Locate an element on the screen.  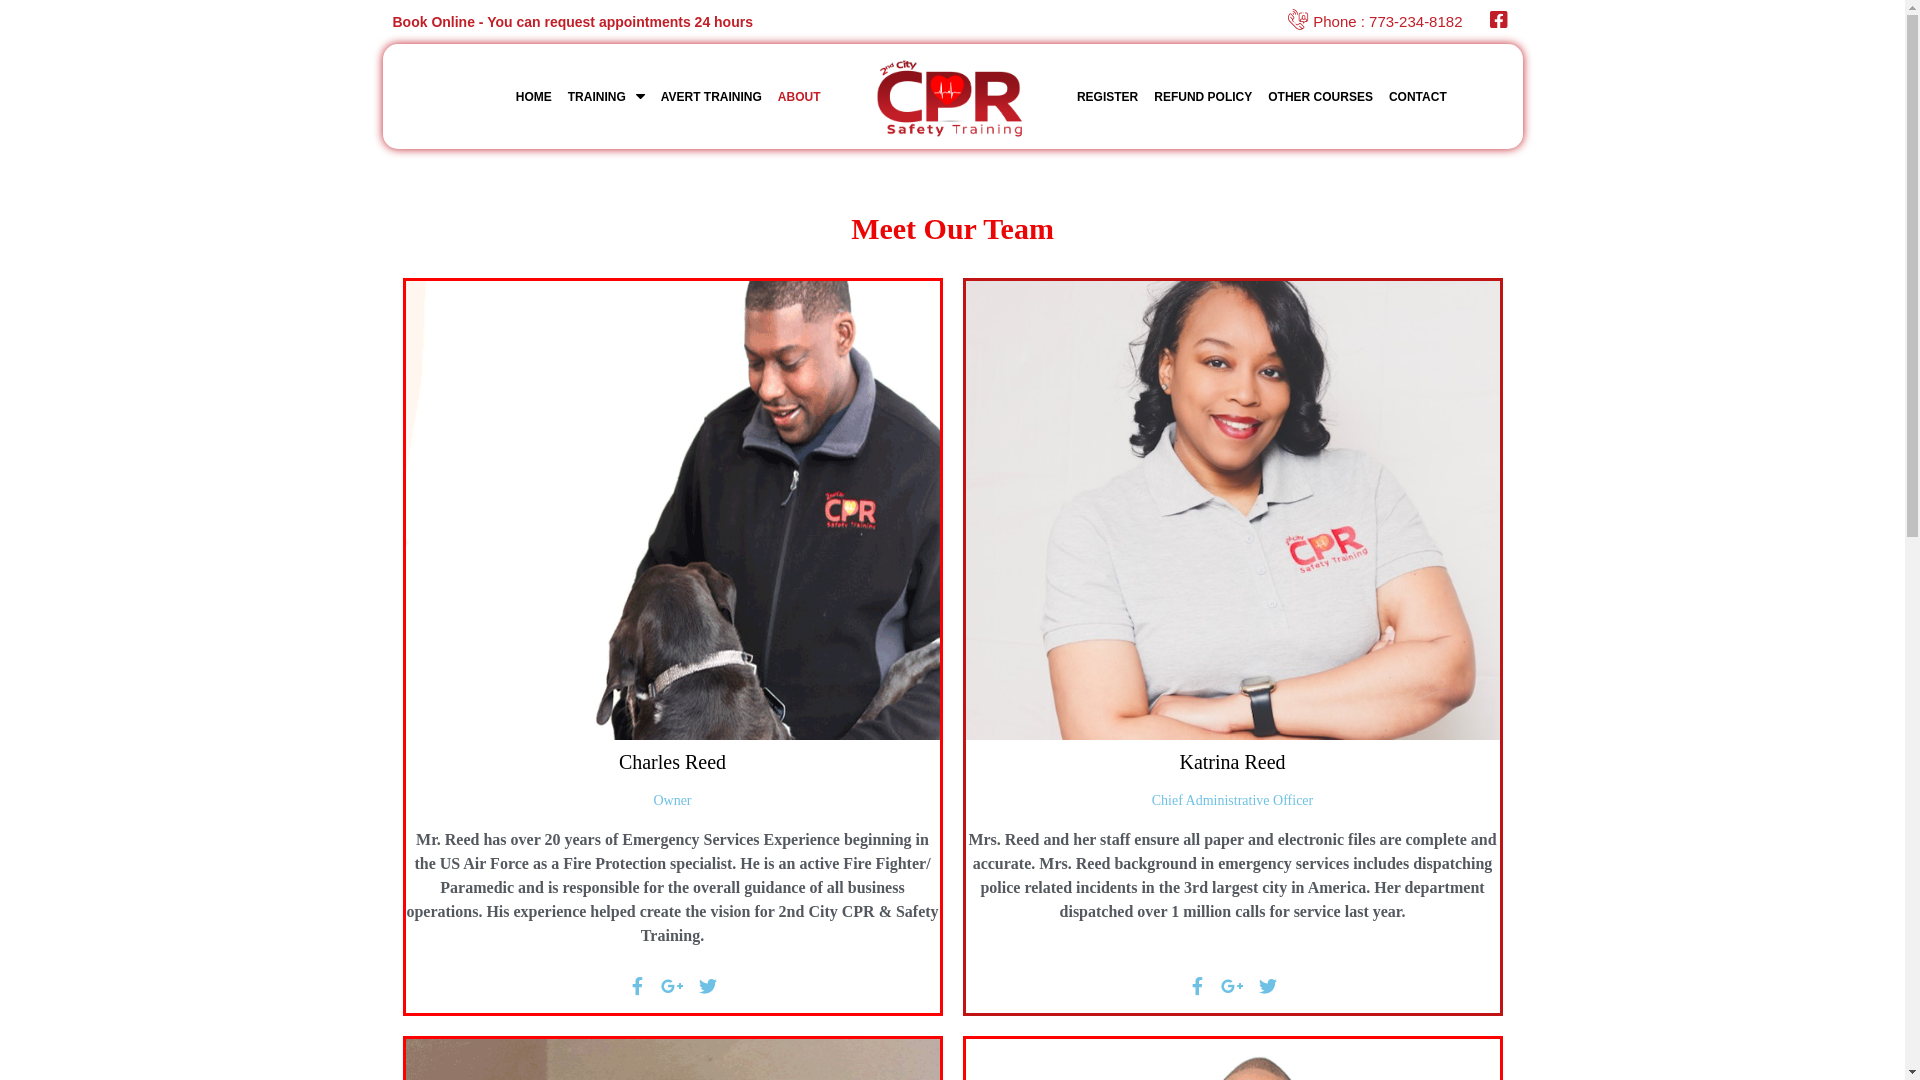
'AVERT TRAINING' is located at coordinates (711, 96).